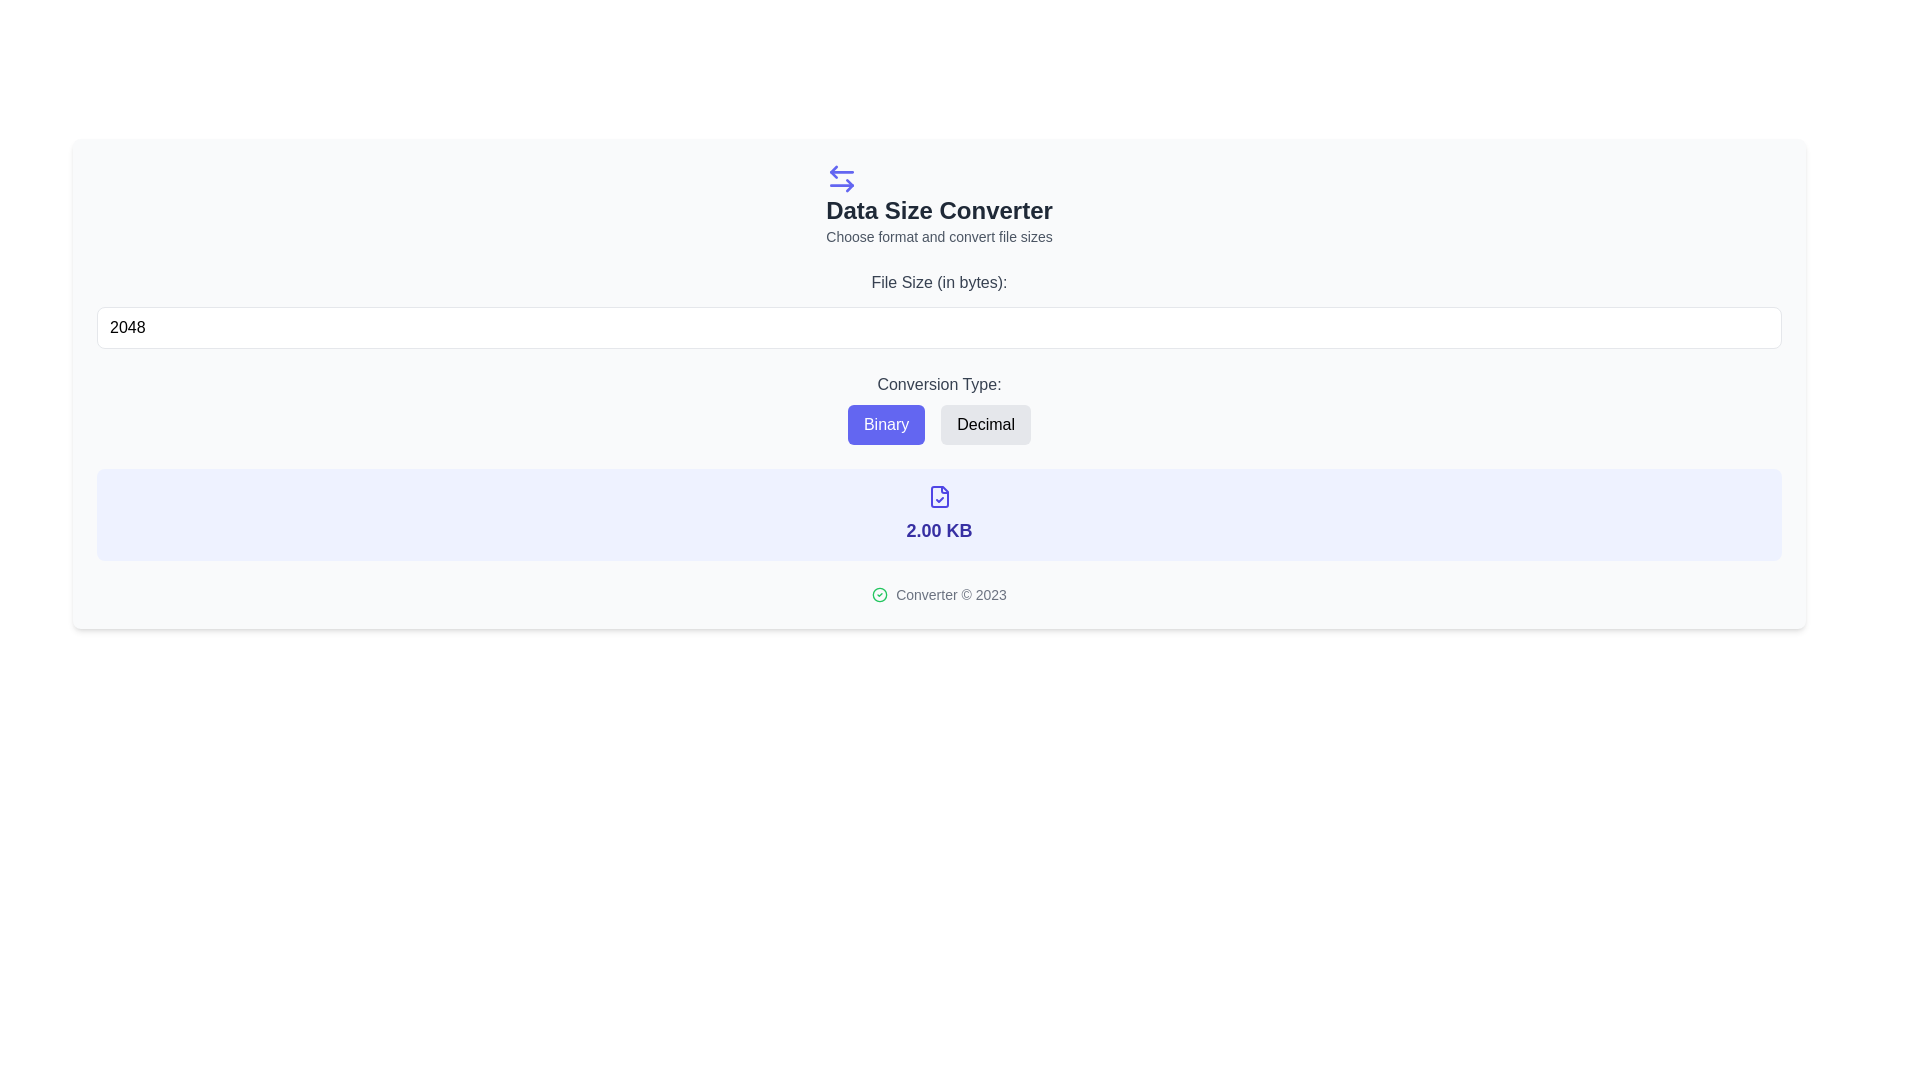  I want to click on the contextual label indicating the expected file size value in bytes, which is positioned above the editable number input field, so click(938, 282).